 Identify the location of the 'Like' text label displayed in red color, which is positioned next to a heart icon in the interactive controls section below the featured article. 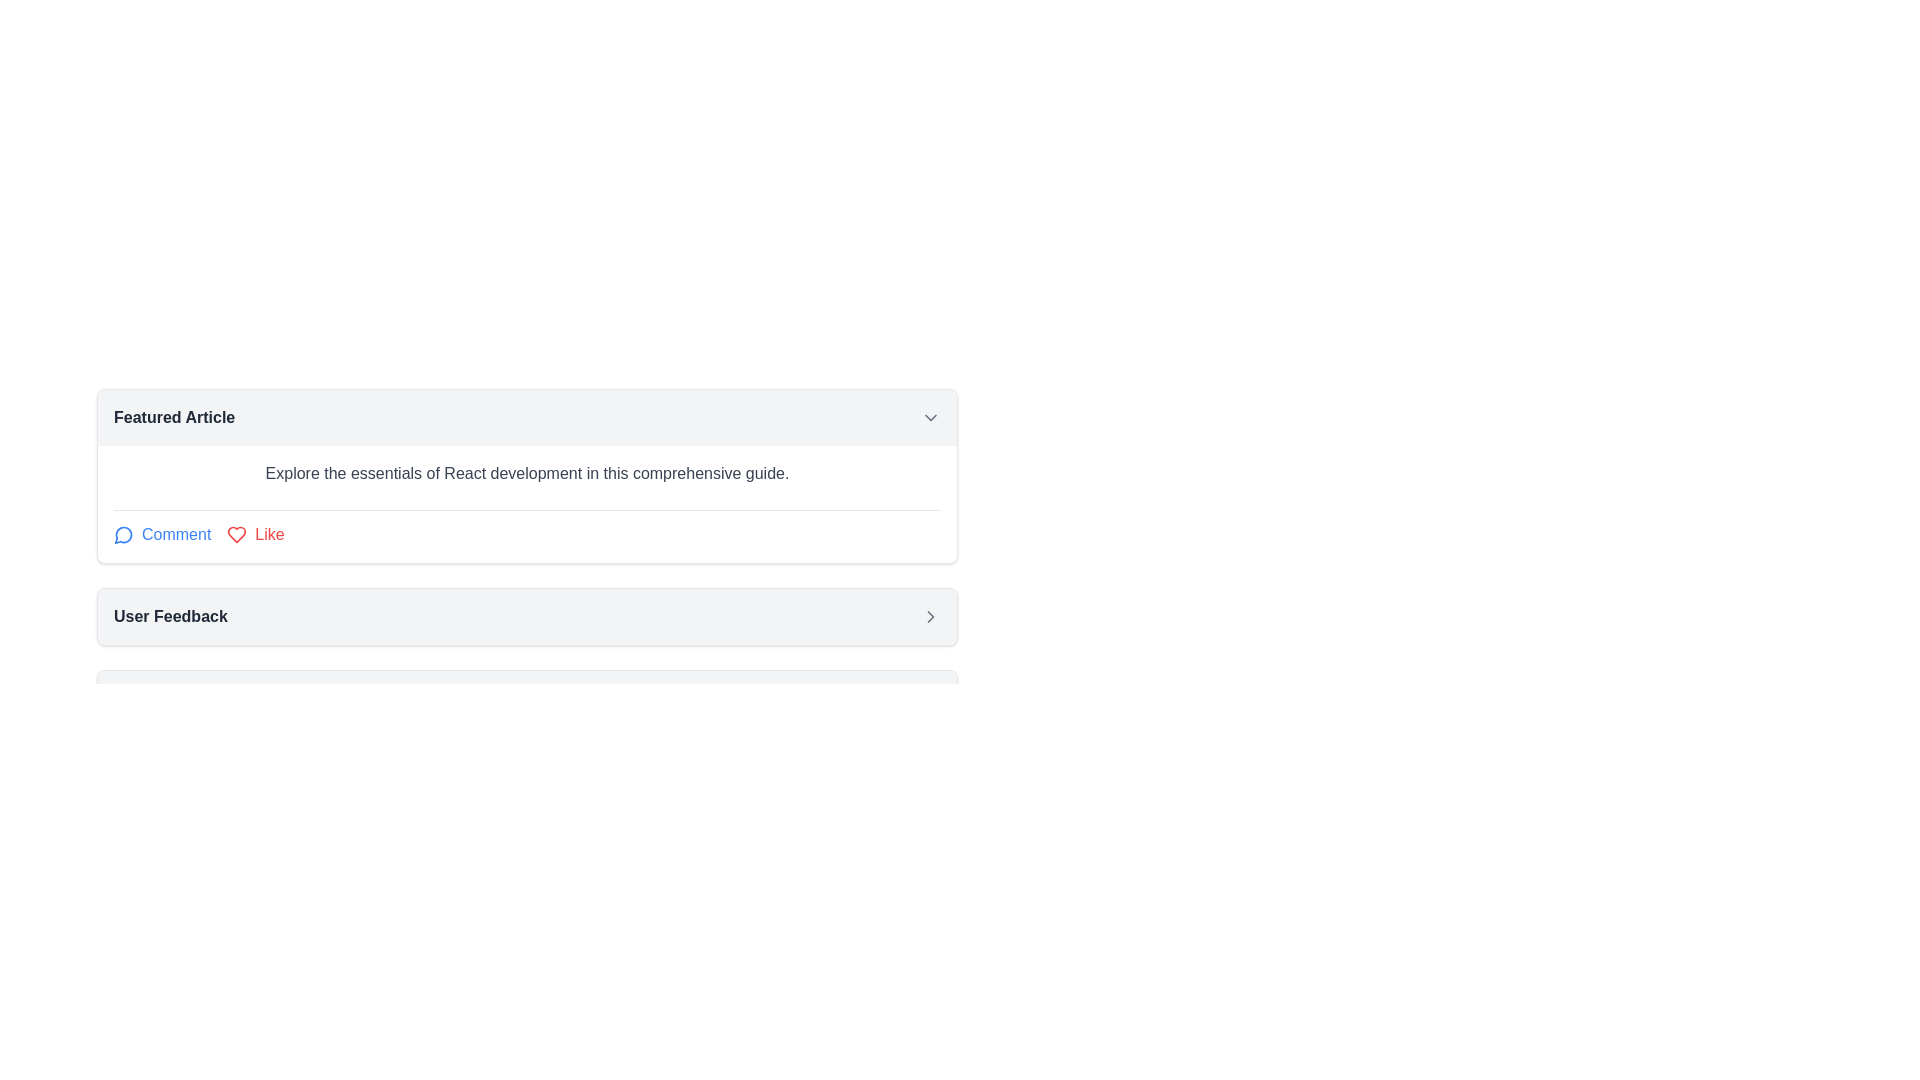
(268, 534).